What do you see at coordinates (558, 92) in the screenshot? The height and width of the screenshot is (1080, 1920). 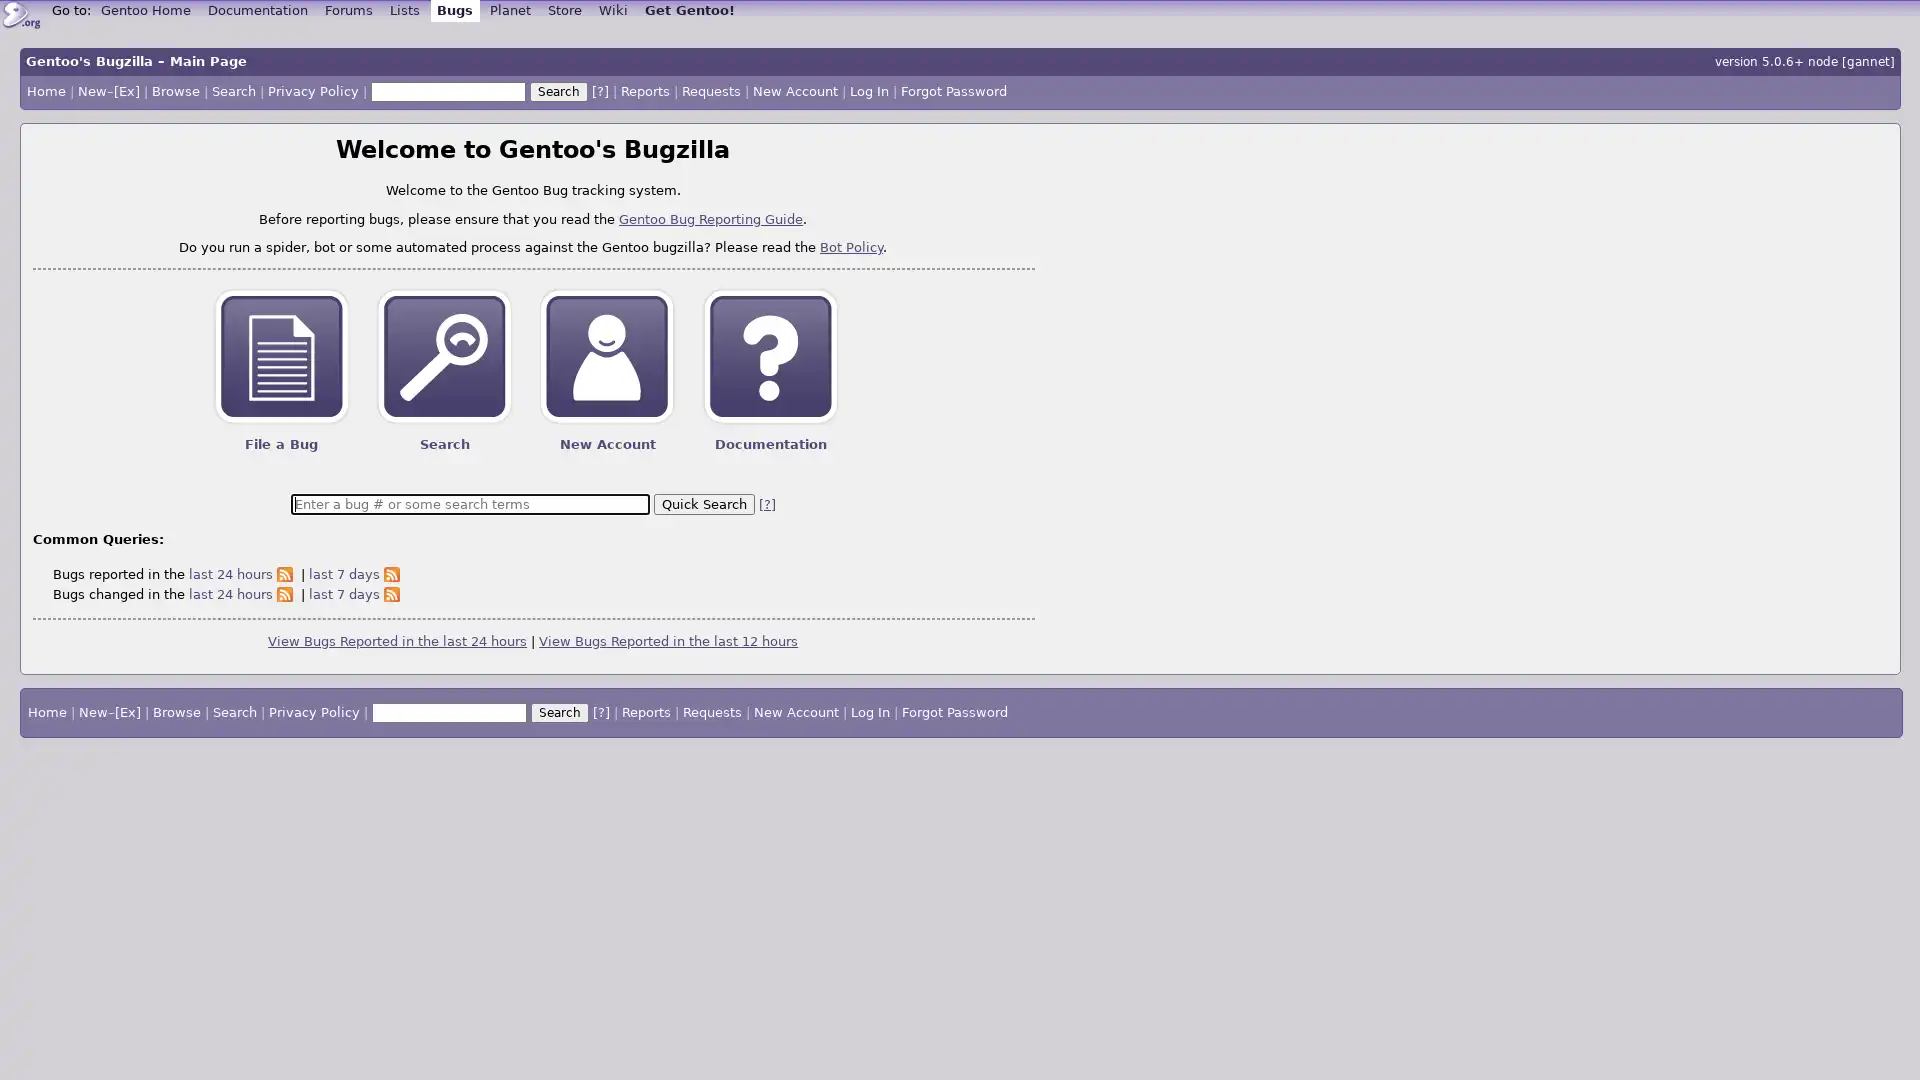 I see `Search` at bounding box center [558, 92].